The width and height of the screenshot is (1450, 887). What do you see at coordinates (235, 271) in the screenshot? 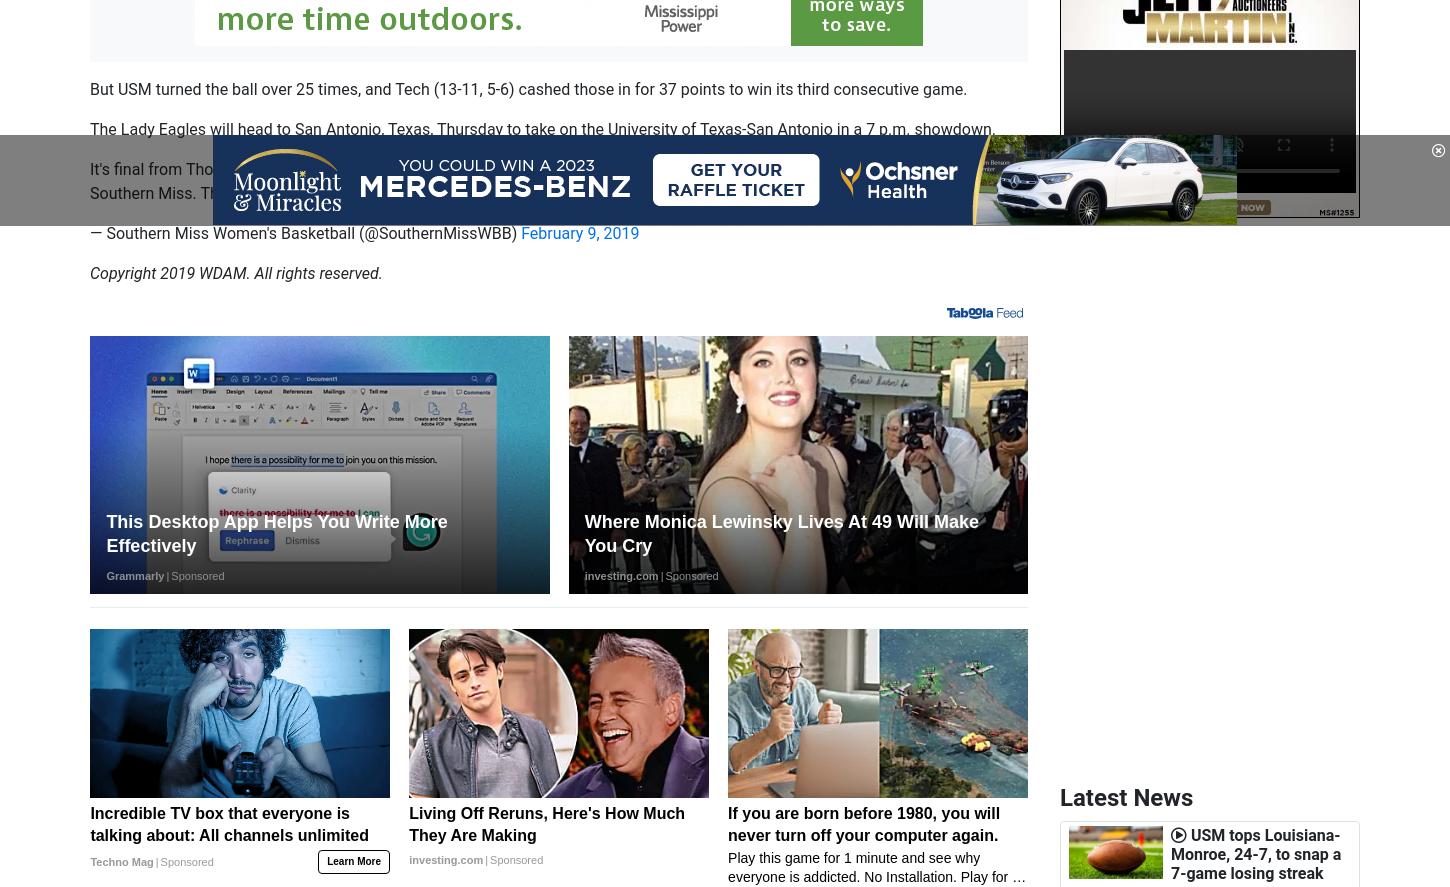
I see `'Copyright 2019 WDAM. All rights reserved.'` at bounding box center [235, 271].